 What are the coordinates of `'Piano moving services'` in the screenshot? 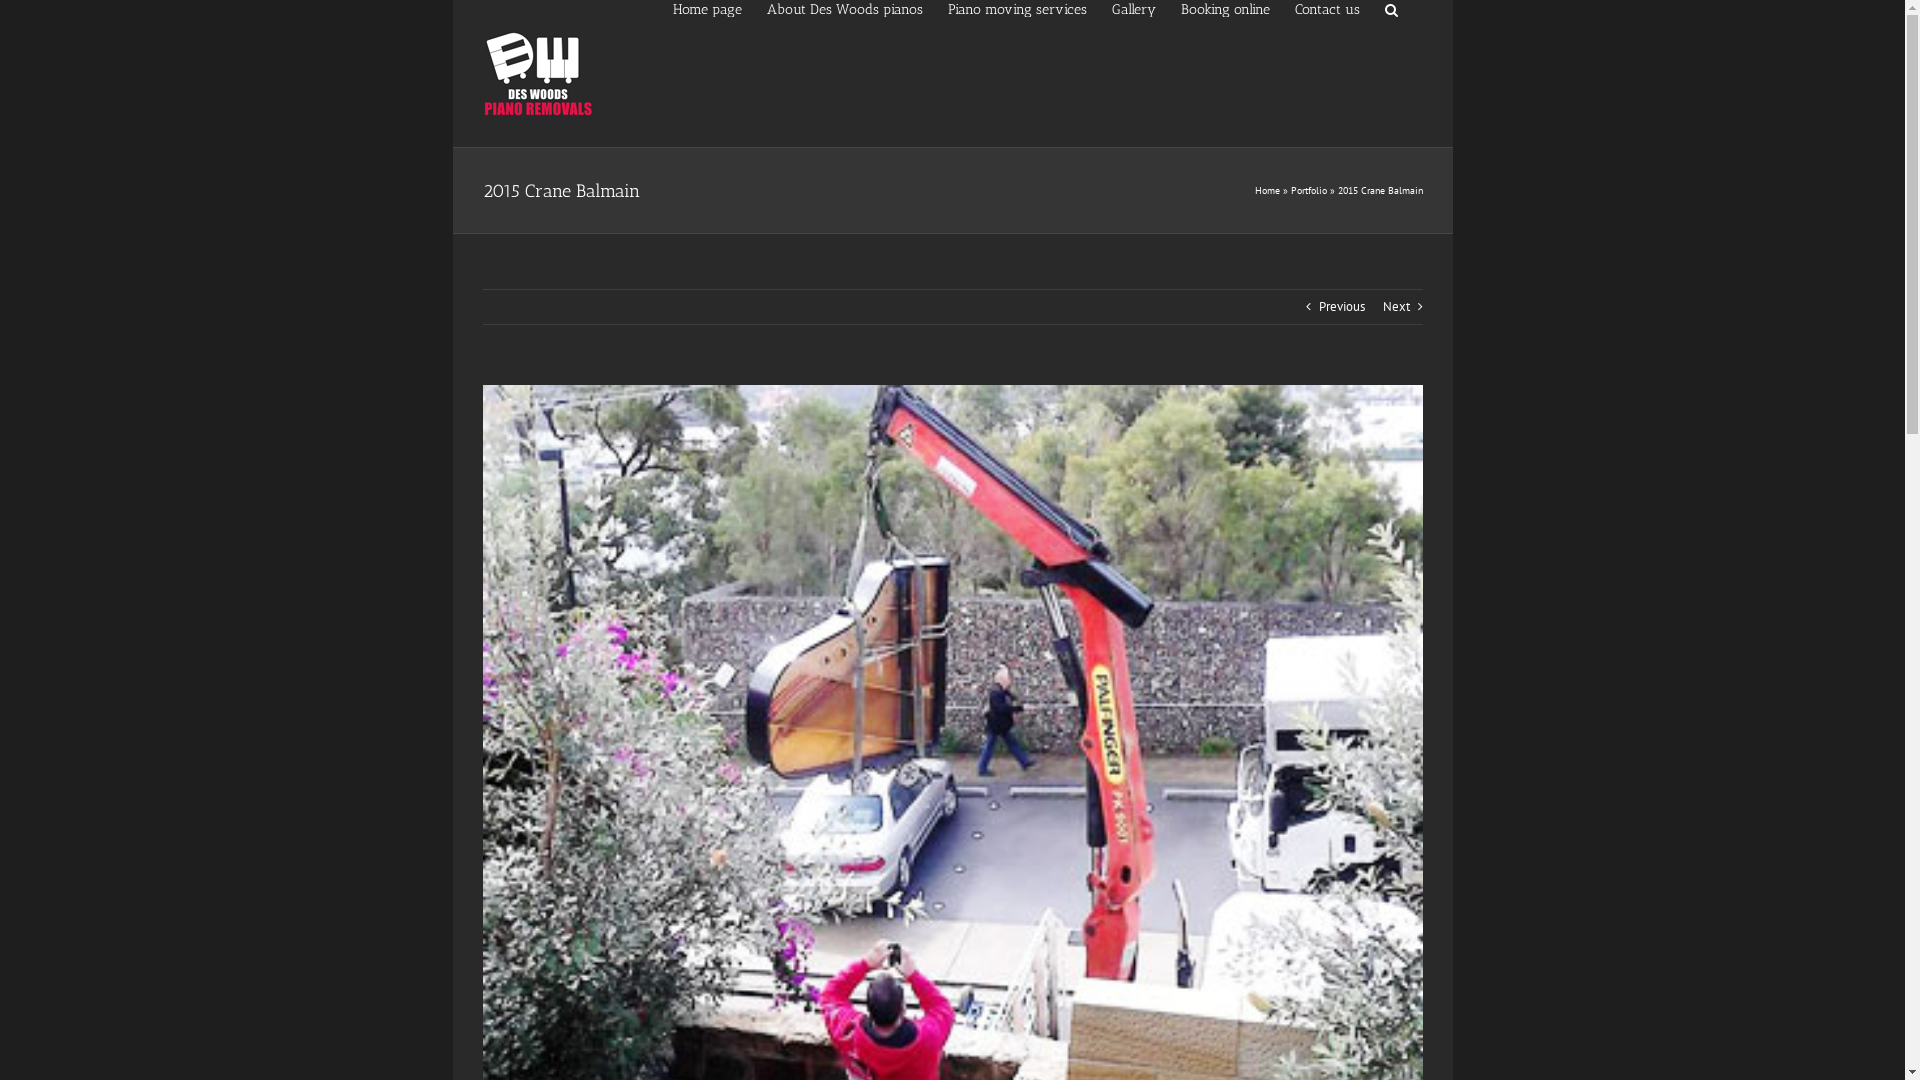 It's located at (1017, 8).